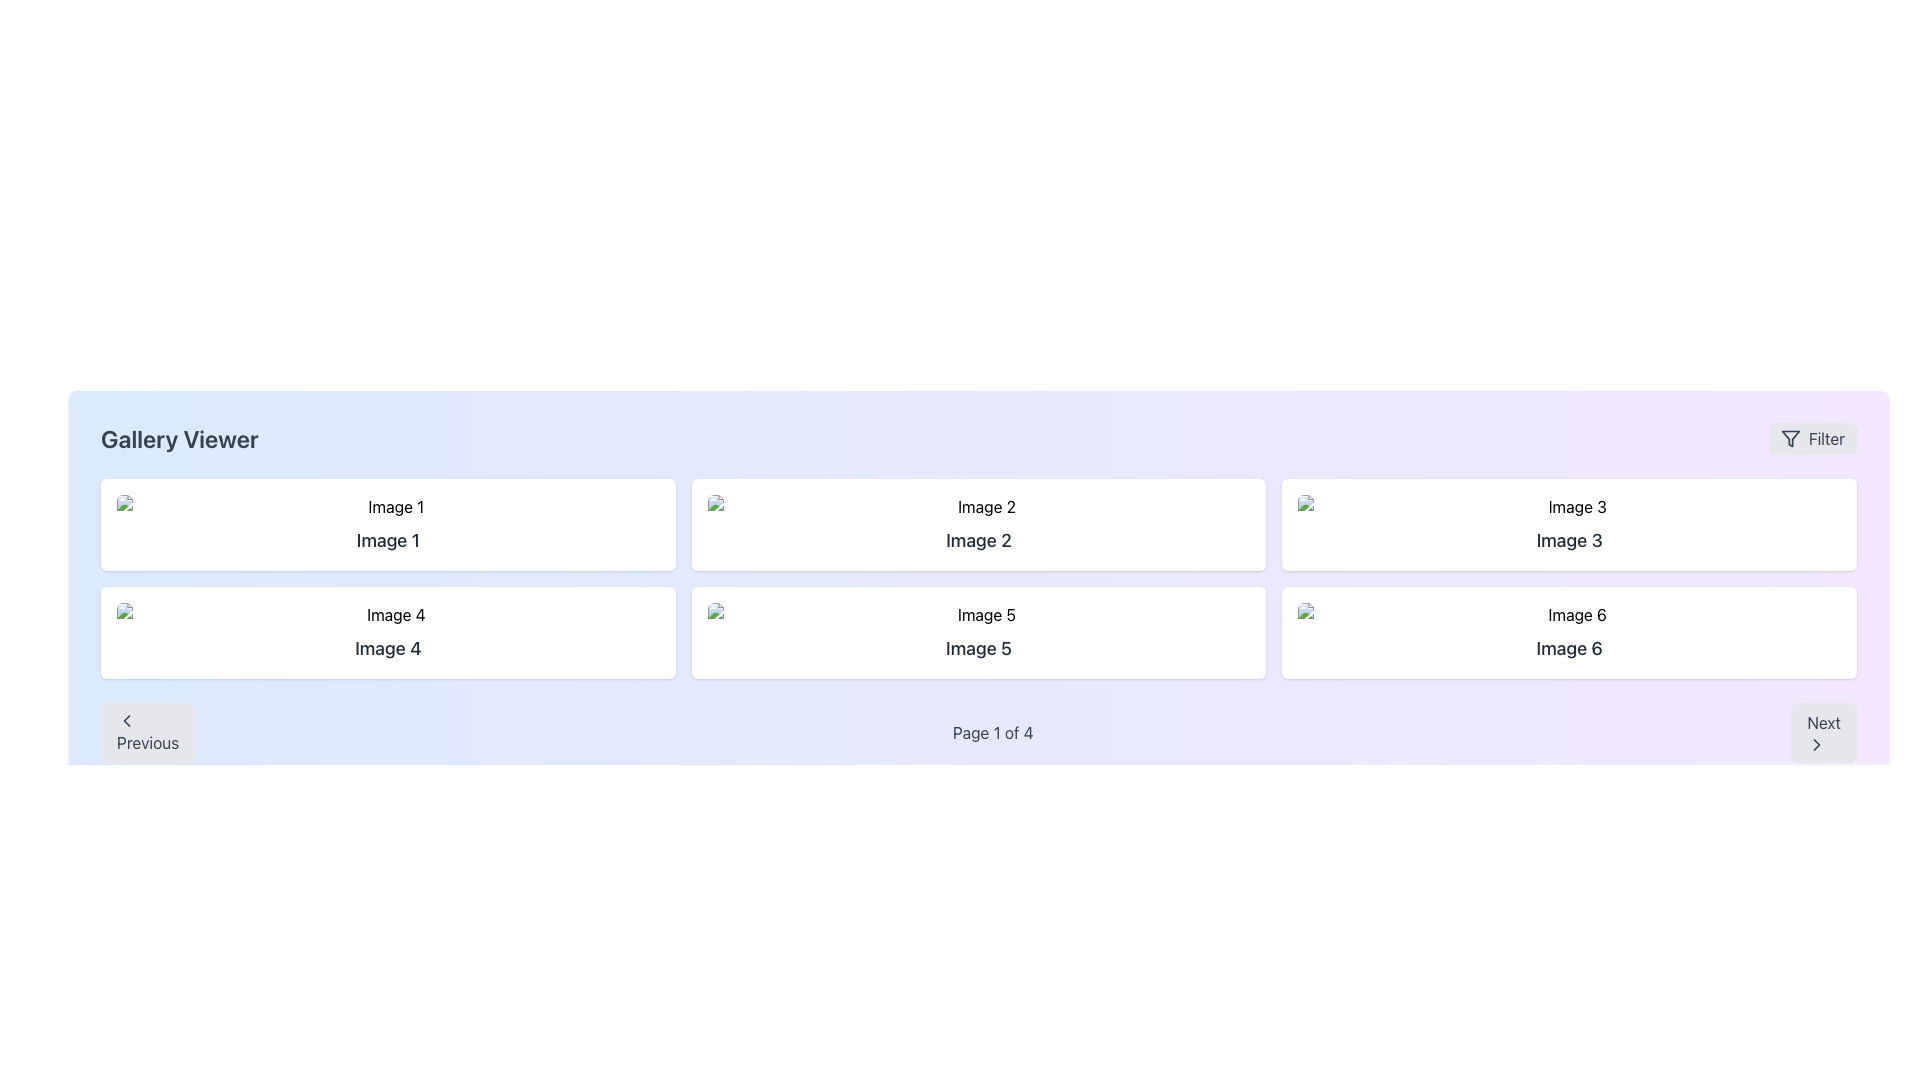 This screenshot has width=1920, height=1080. I want to click on the image placeholder labeled 'Image 6' located in the bottom-right corner of the gallery grid for selection, so click(1568, 613).